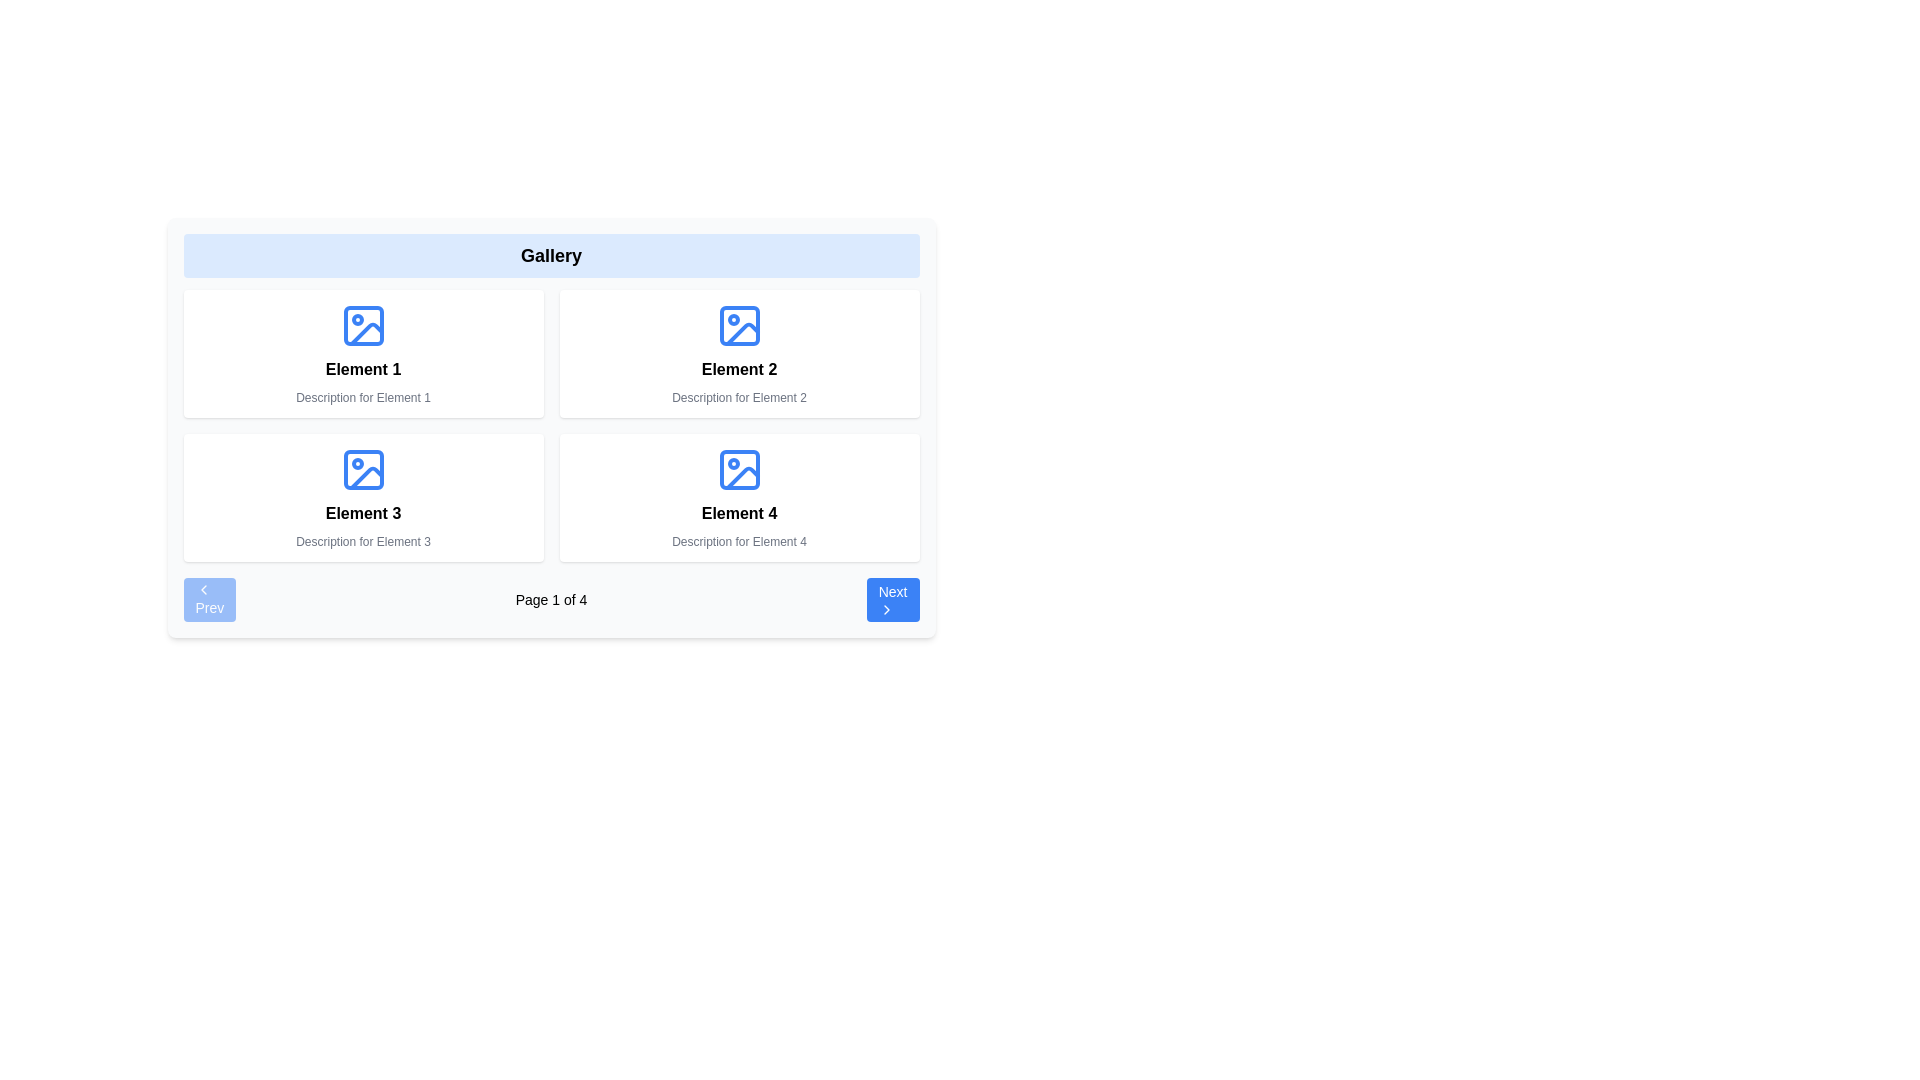  Describe the element at coordinates (363, 325) in the screenshot. I see `the icon that serves as a visual representation or decorative placeholder for the first item in the grid layout, located above the textual label 'Element 1' and 'Description for Element 1'` at that location.